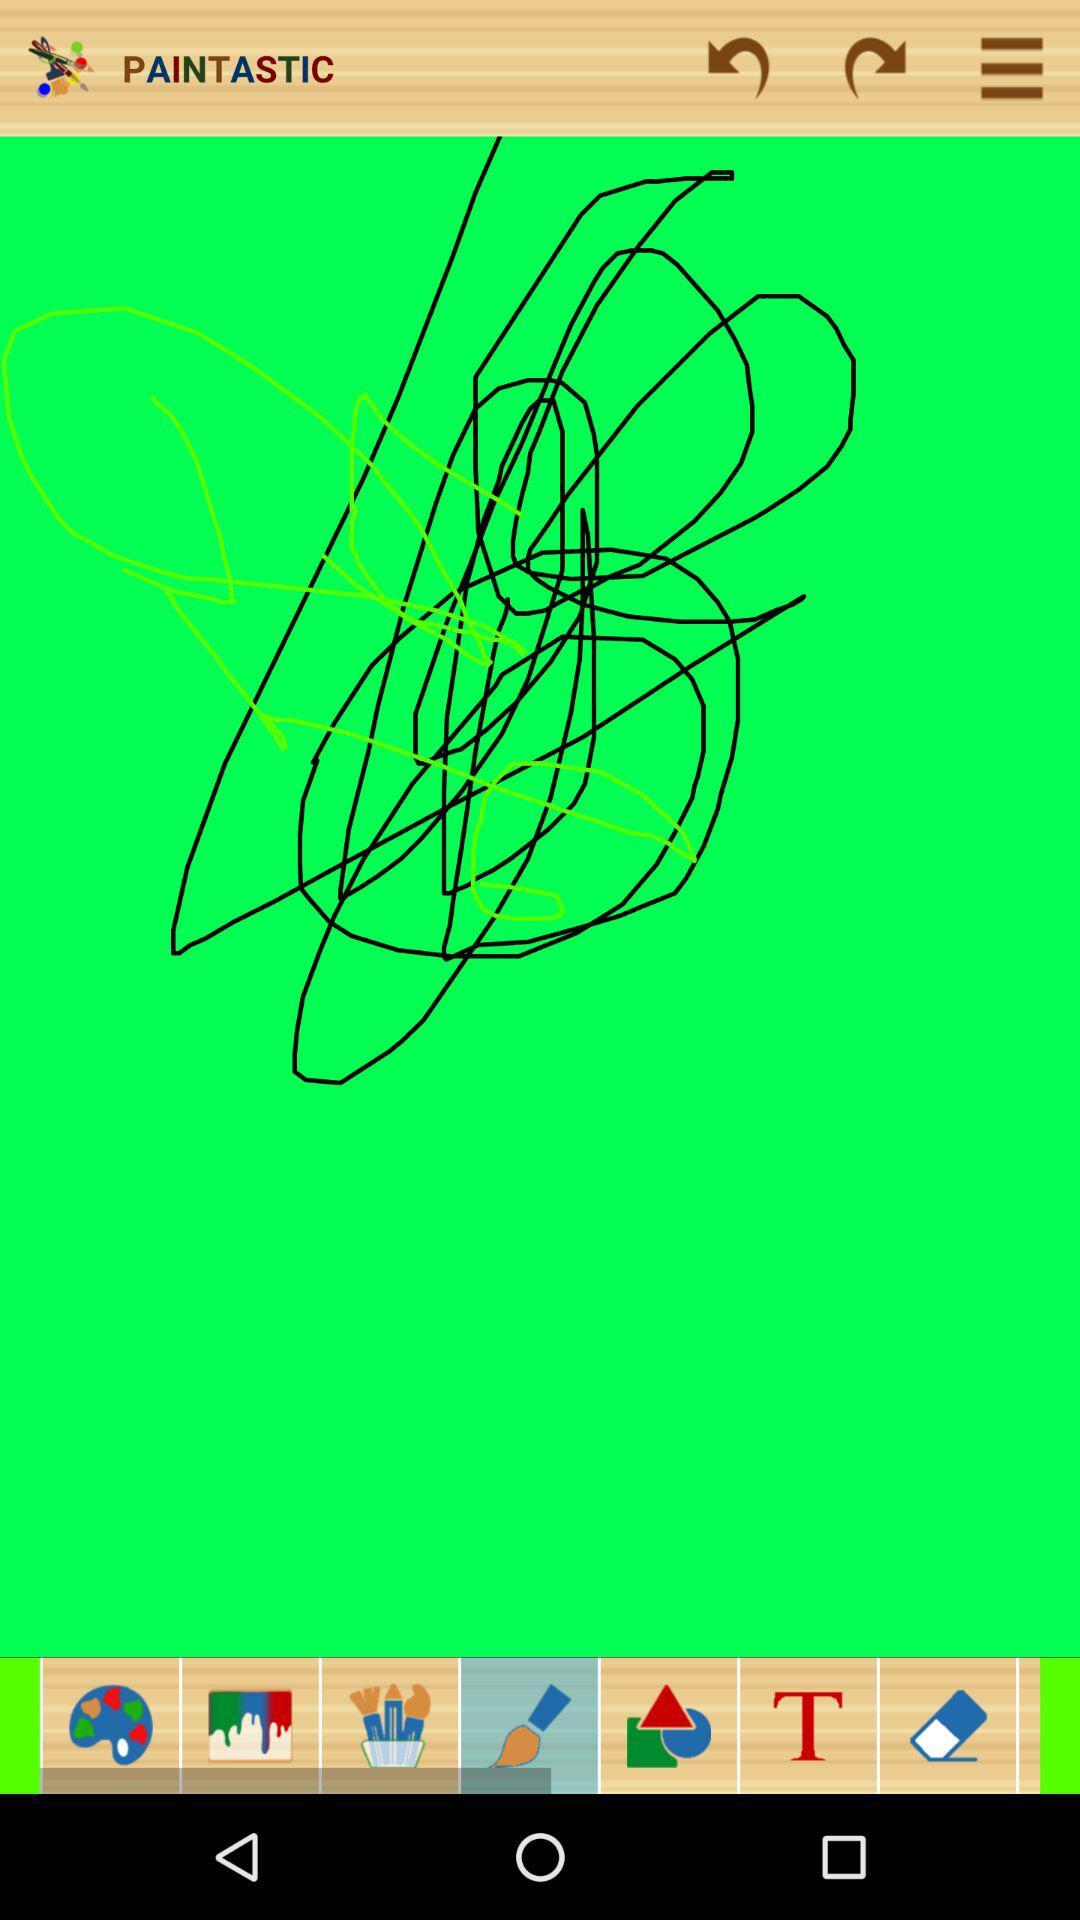 The image size is (1080, 1920). I want to click on the font icon, so click(807, 1724).